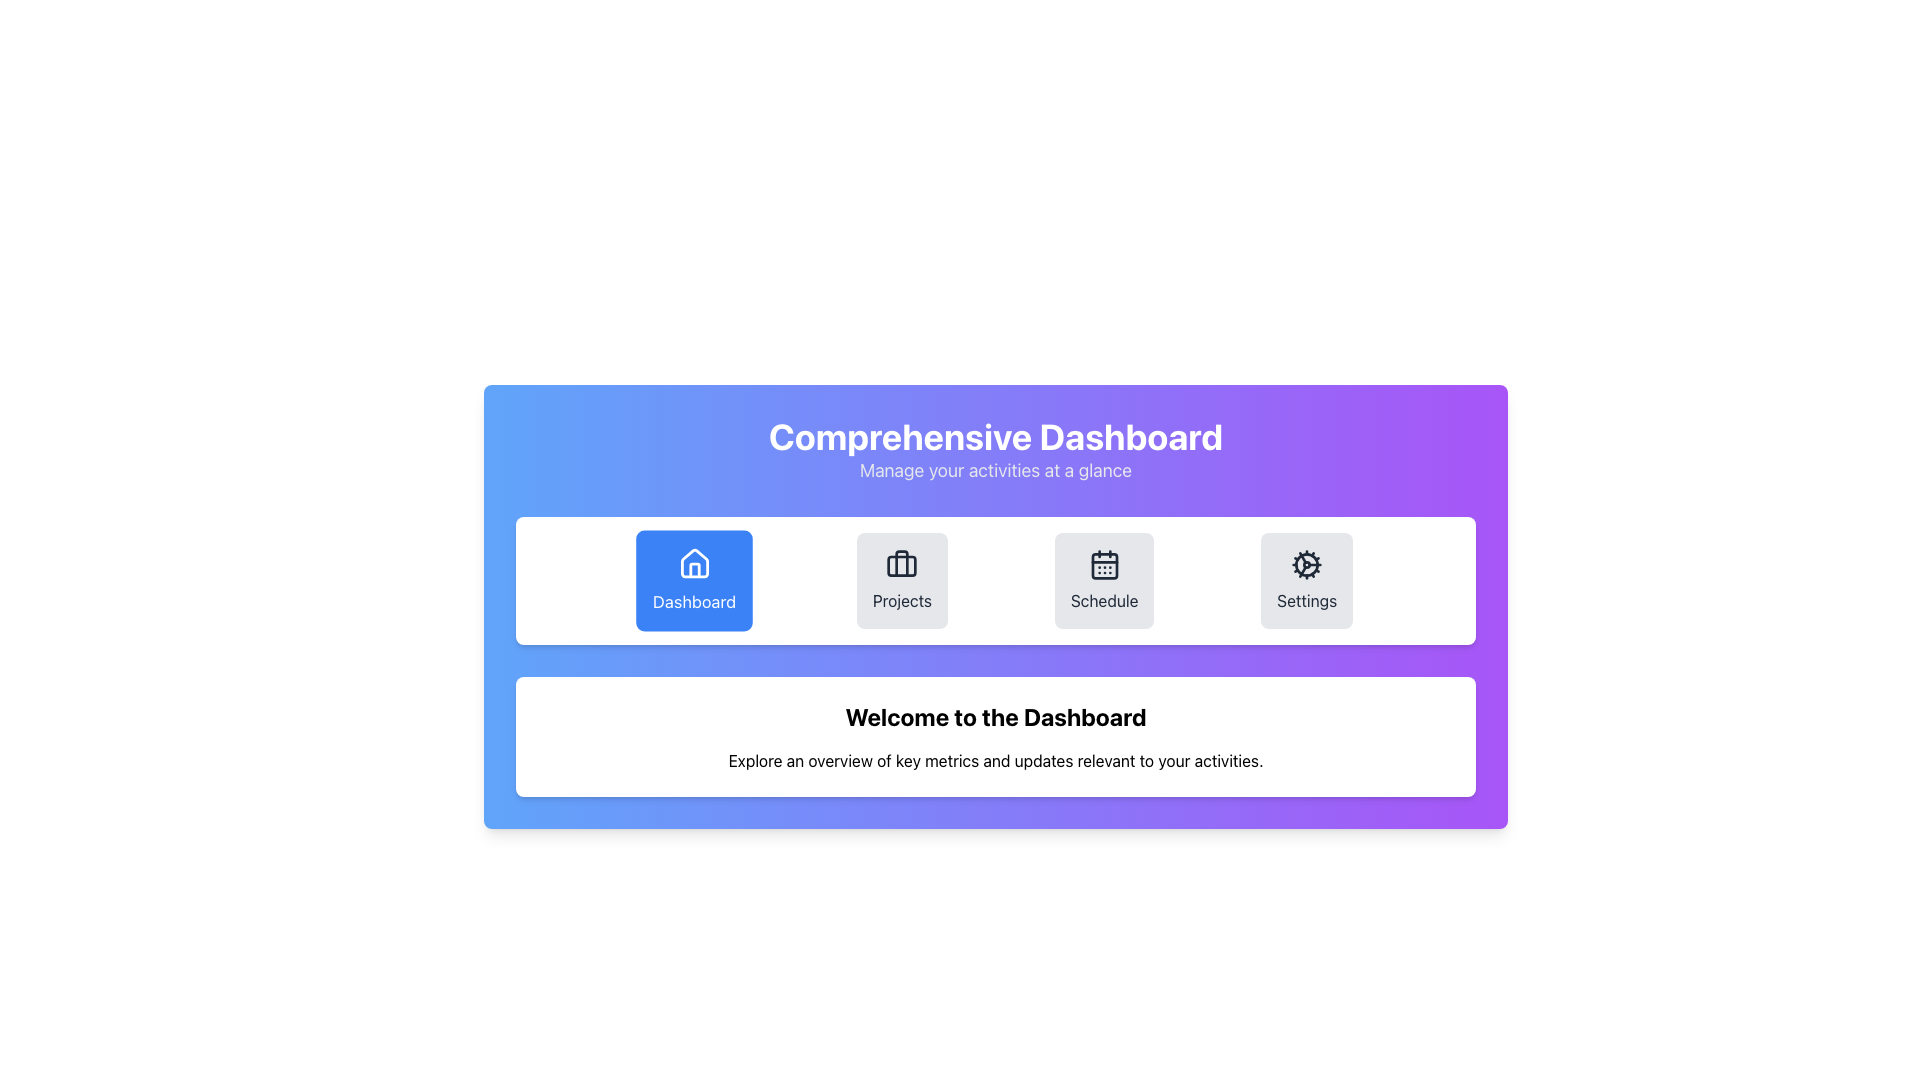 The image size is (1920, 1080). I want to click on the 'Projects' button represented by the SVG Icon located below the title 'Comprehensive Dashboard', so click(901, 564).